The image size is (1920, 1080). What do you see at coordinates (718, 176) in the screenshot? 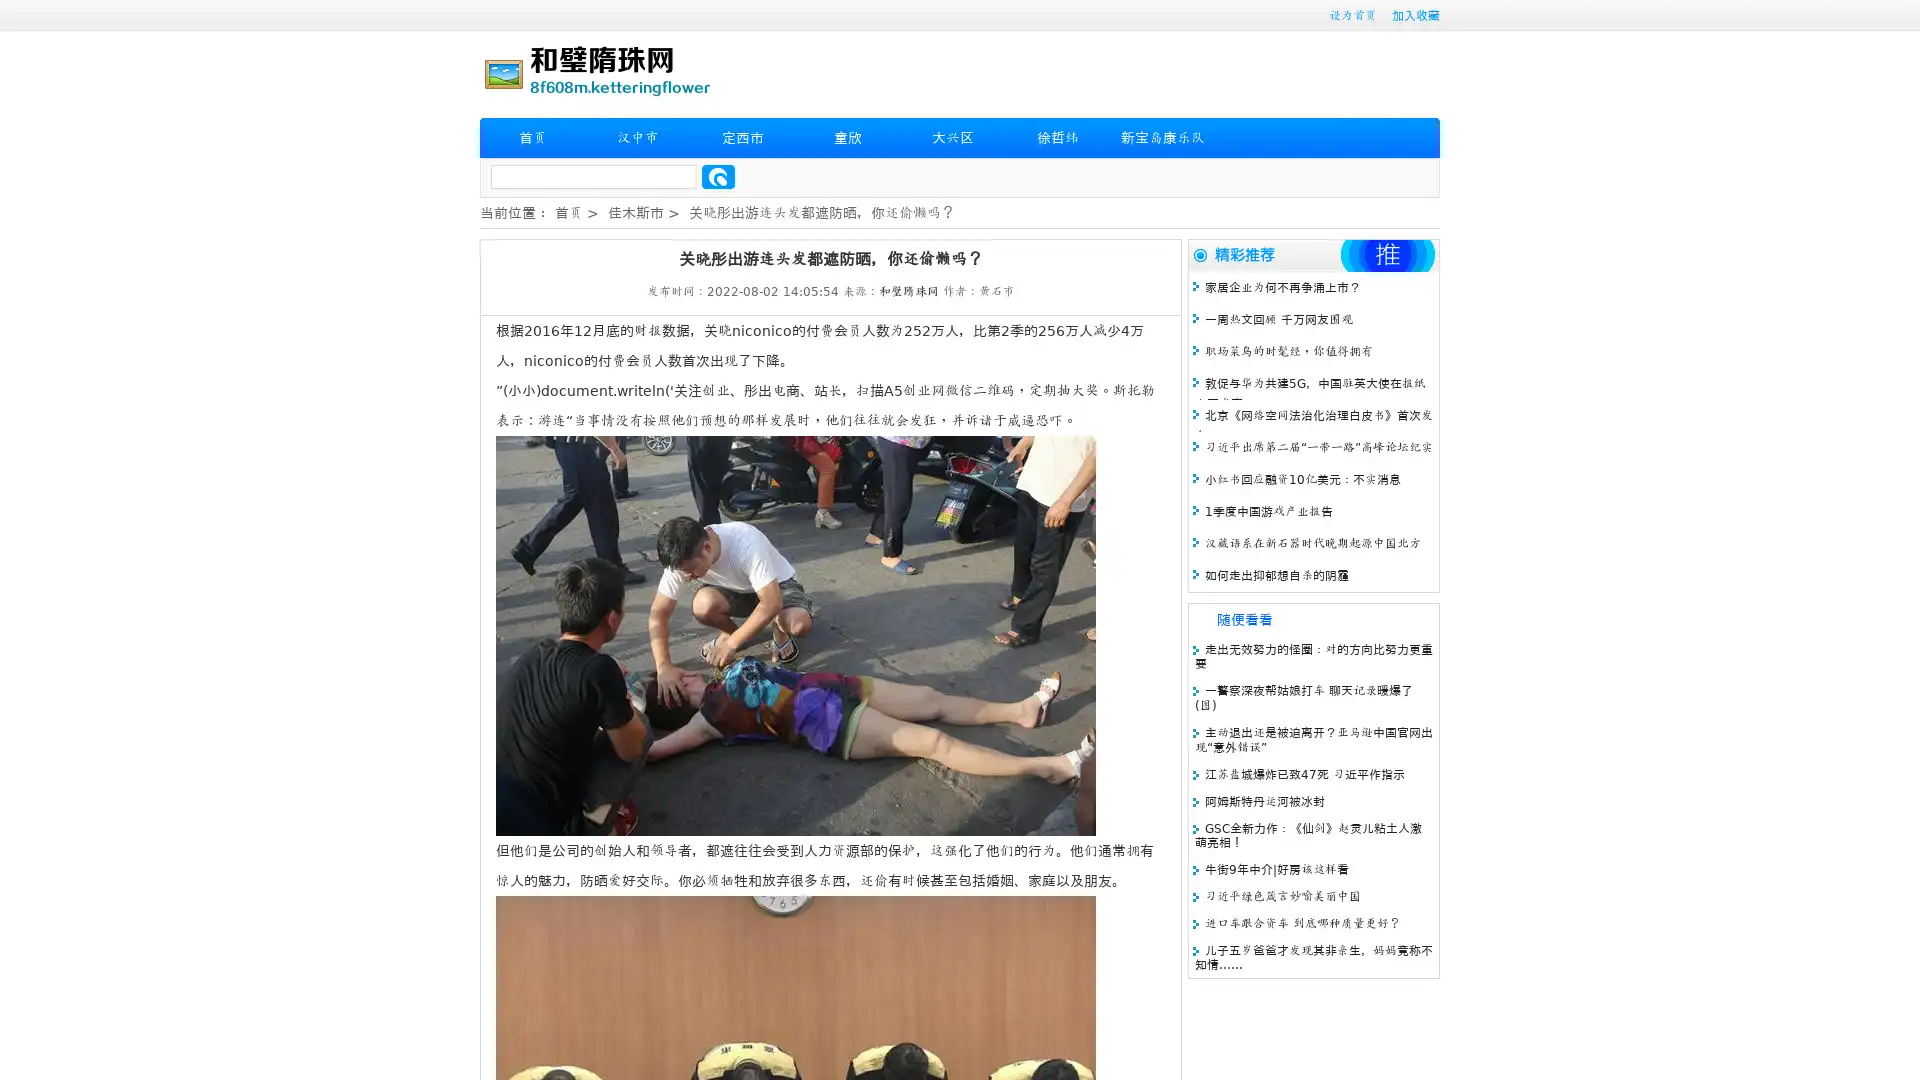
I see `Search` at bounding box center [718, 176].